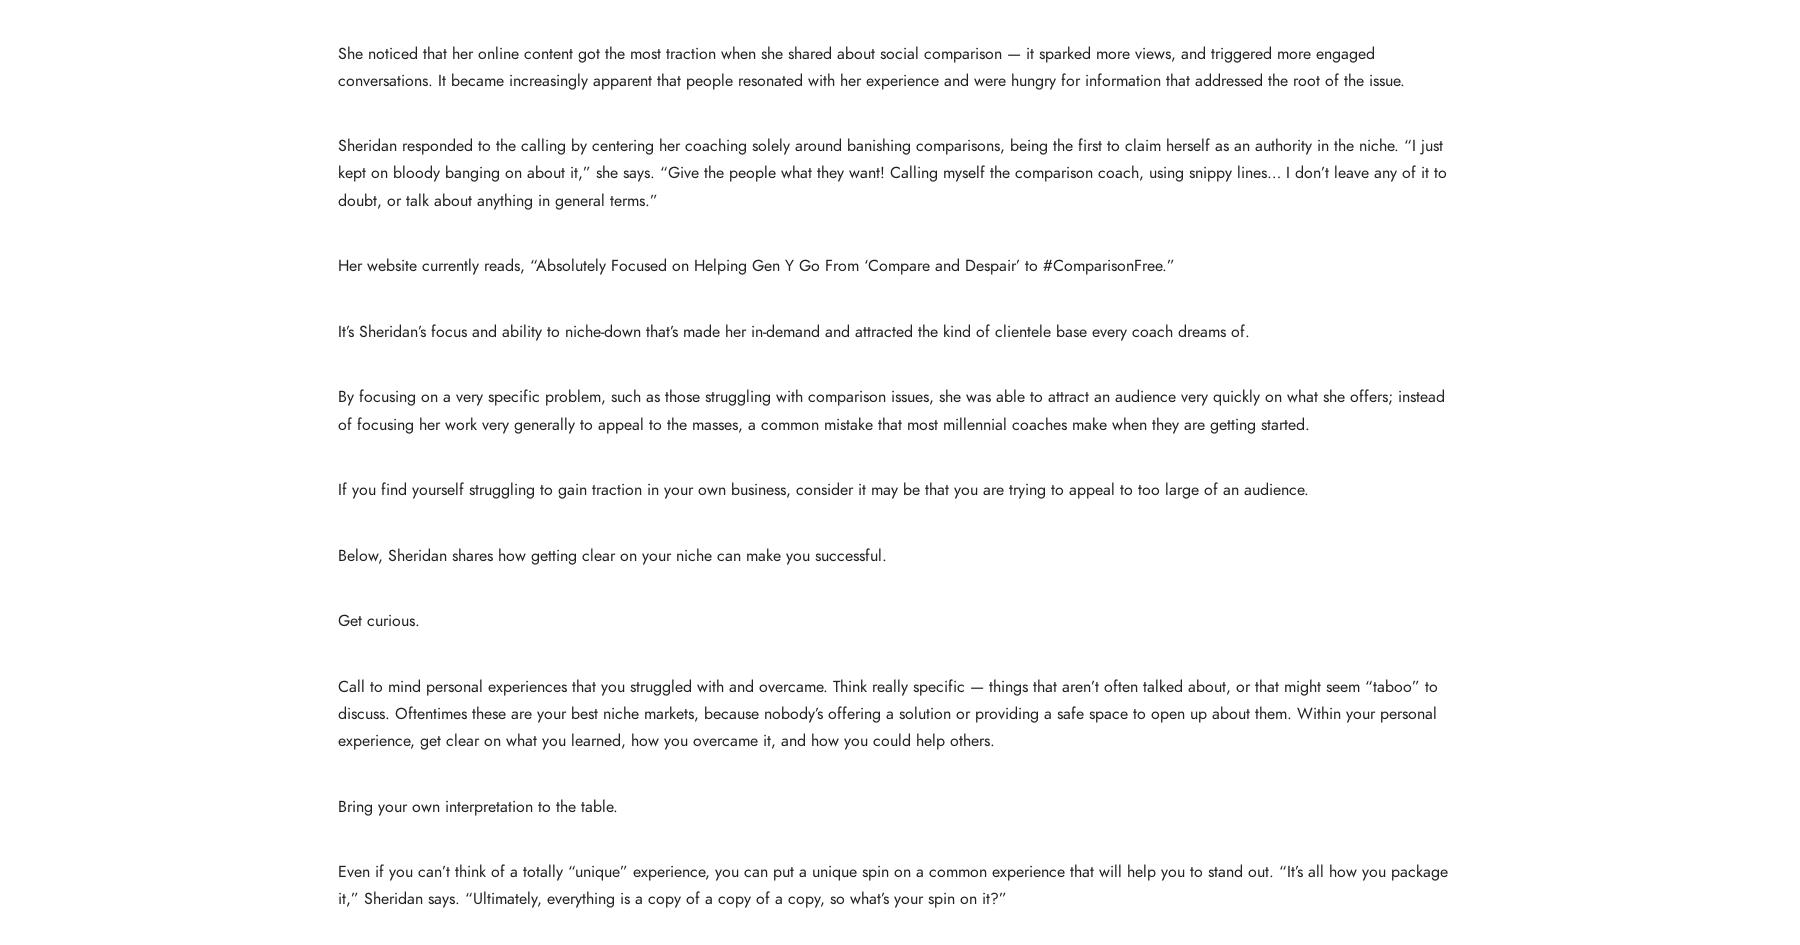 Image resolution: width=1800 pixels, height=945 pixels. What do you see at coordinates (378, 619) in the screenshot?
I see `'Get curious.'` at bounding box center [378, 619].